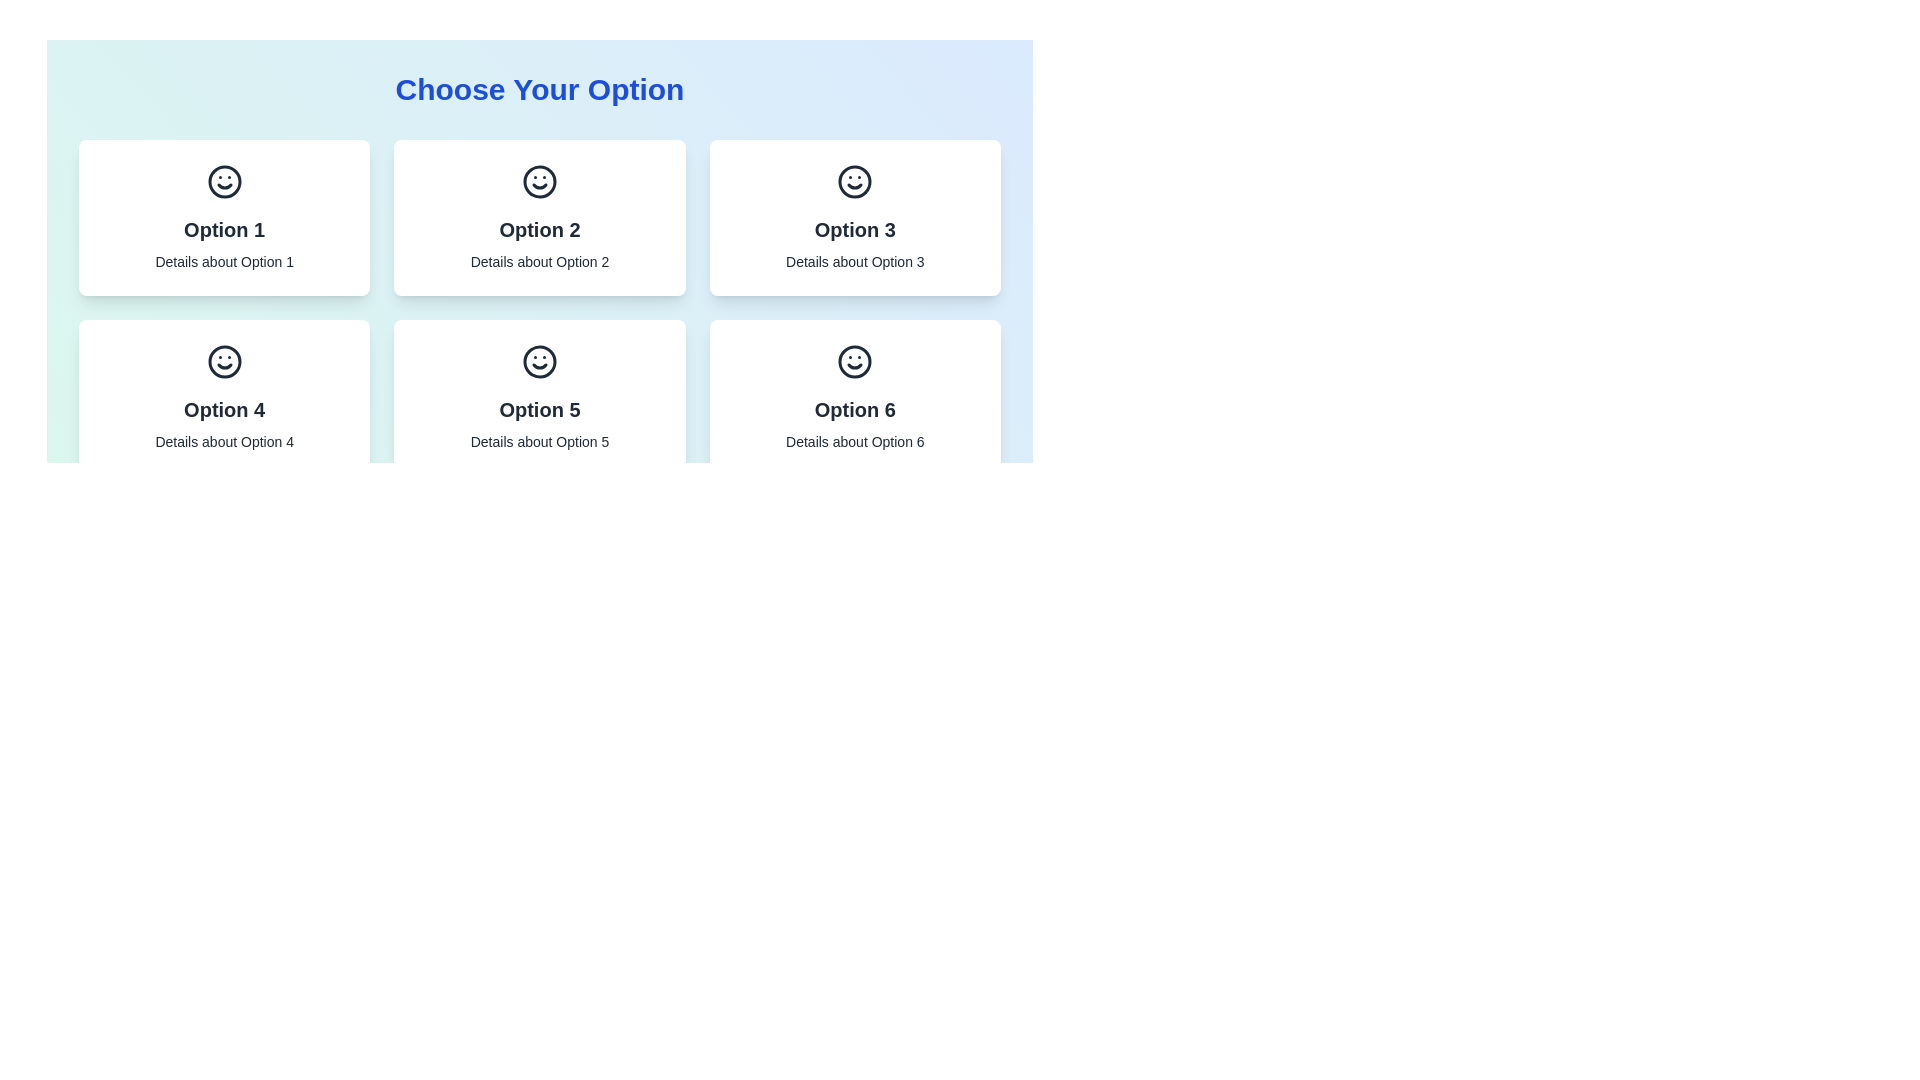 The width and height of the screenshot is (1920, 1080). I want to click on the static text element providing additional descriptive information about the 'Option 2' card, located below the 'Option 2' title in the center of the card, so click(539, 261).